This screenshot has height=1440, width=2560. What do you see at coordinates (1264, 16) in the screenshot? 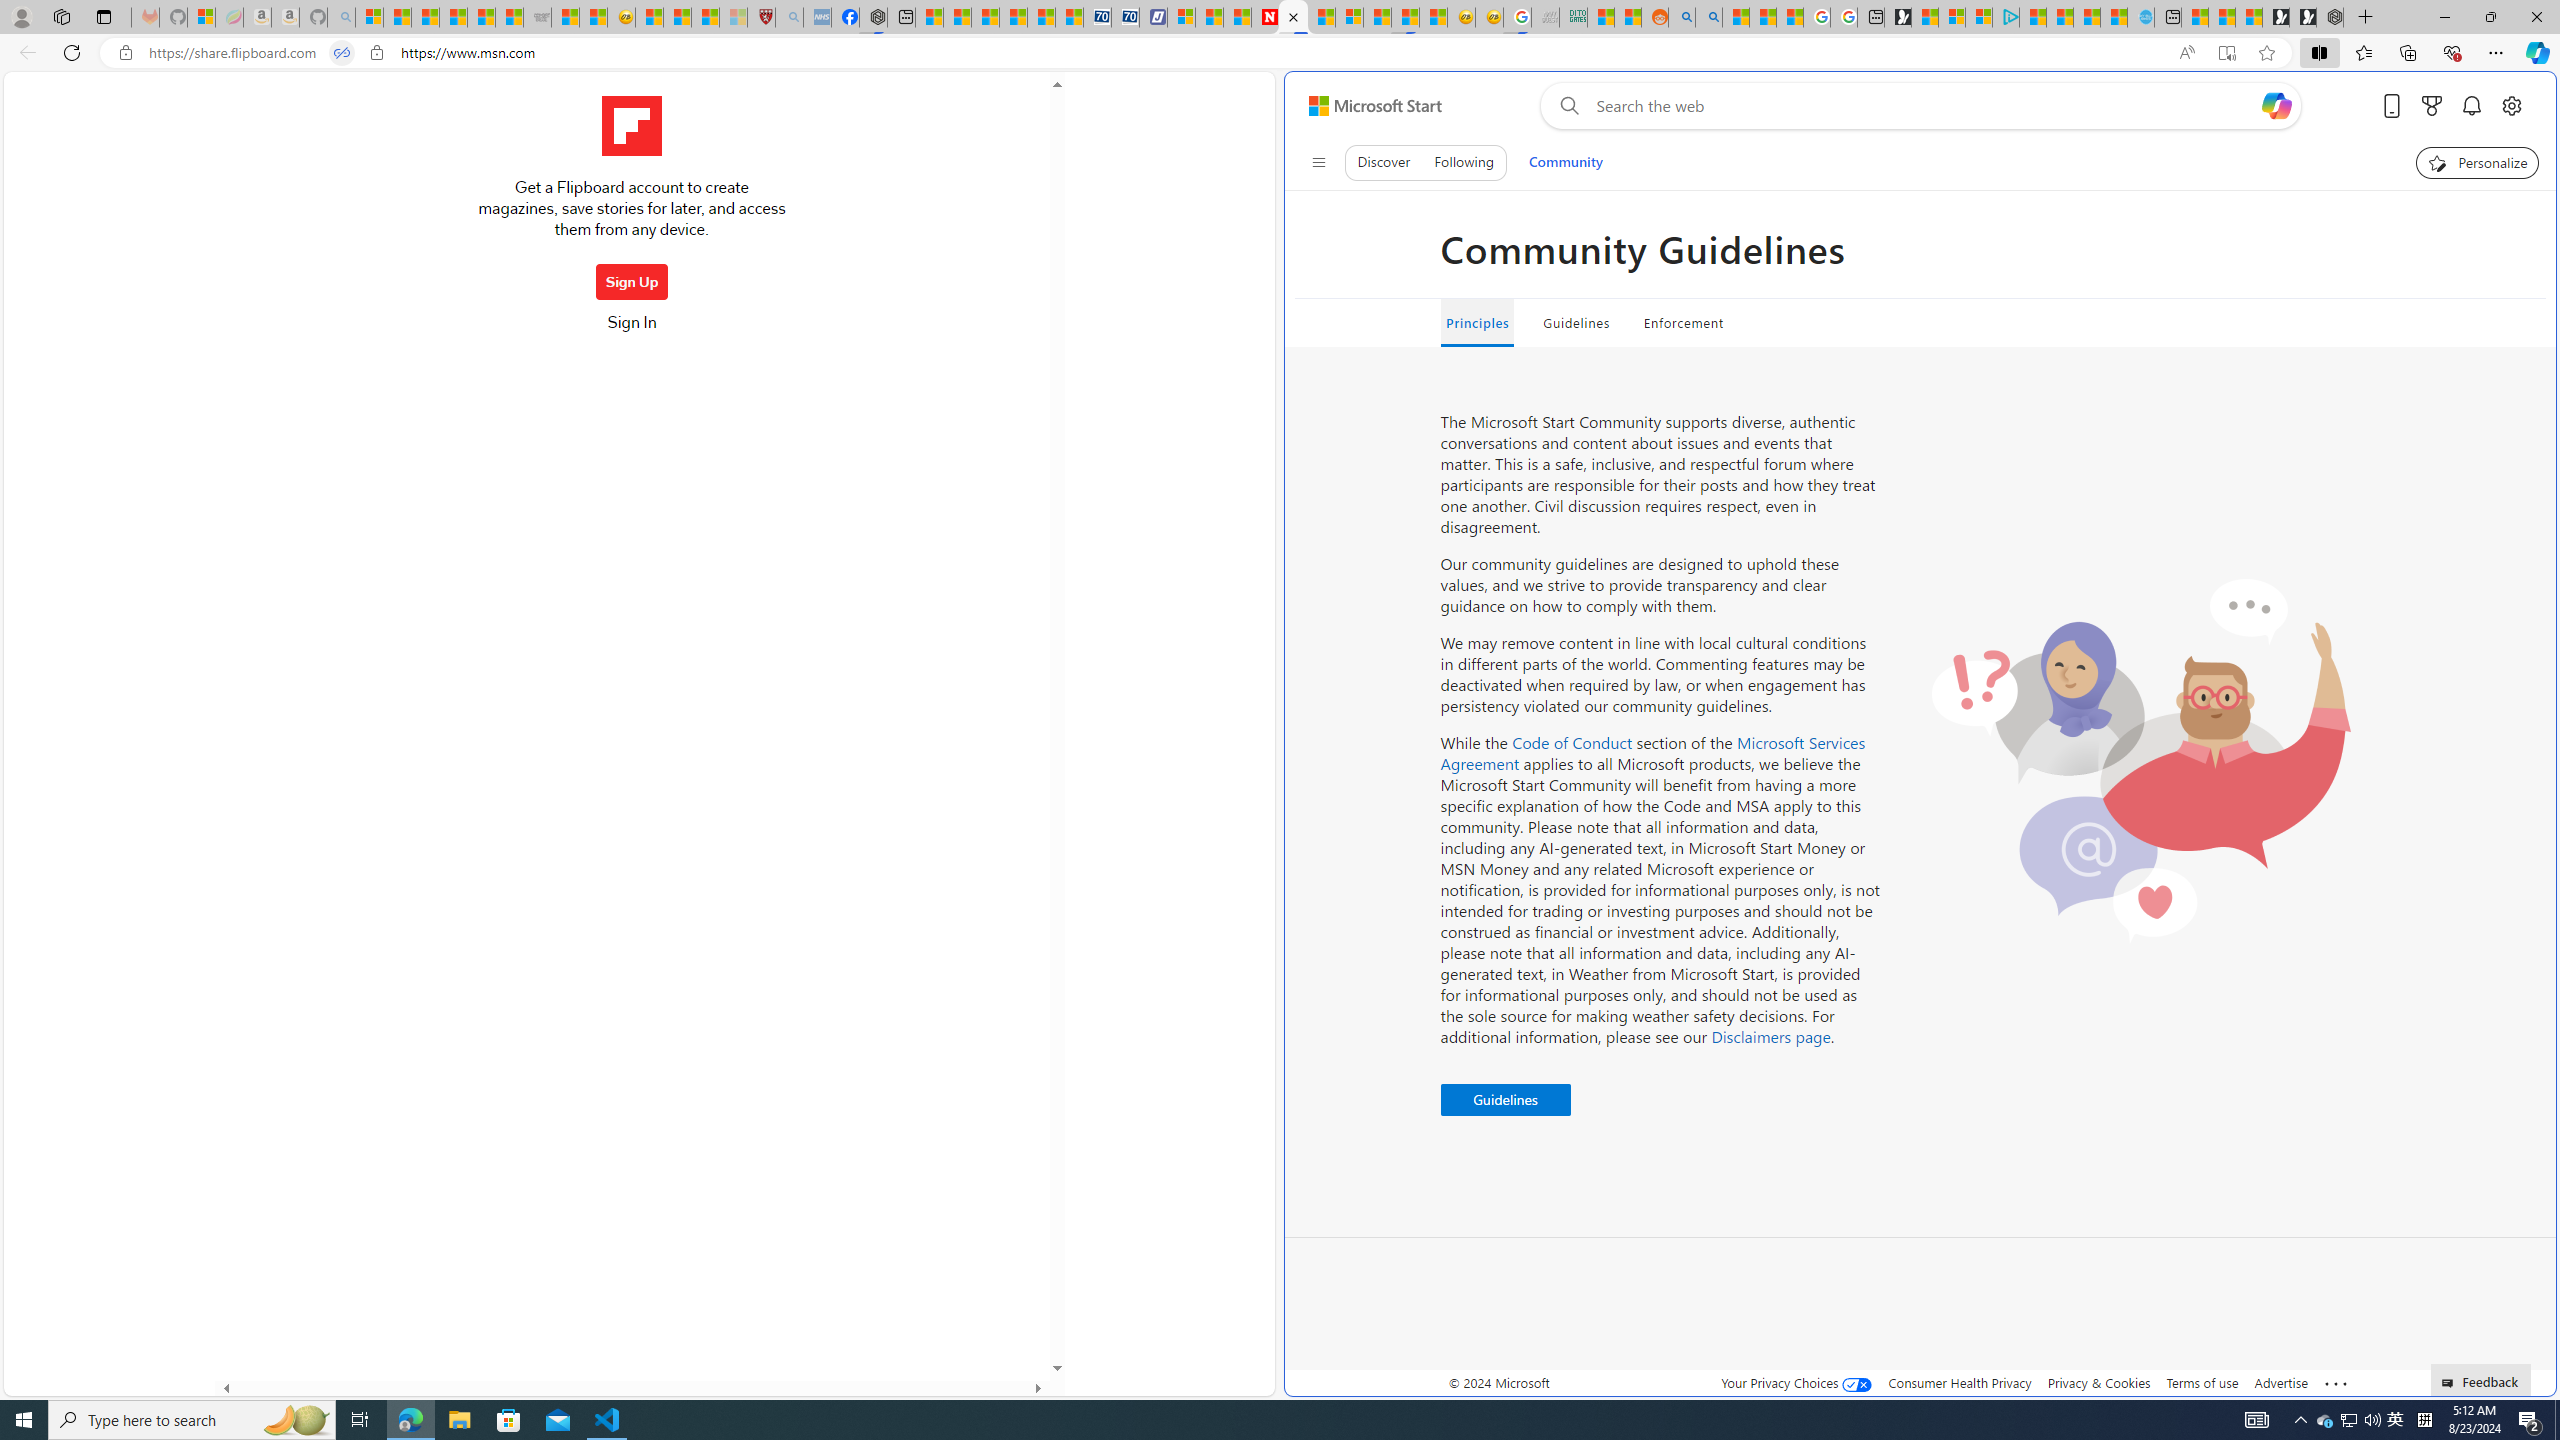
I see `'Newsweek - News, Analysis, Politics, Business, Technology'` at bounding box center [1264, 16].